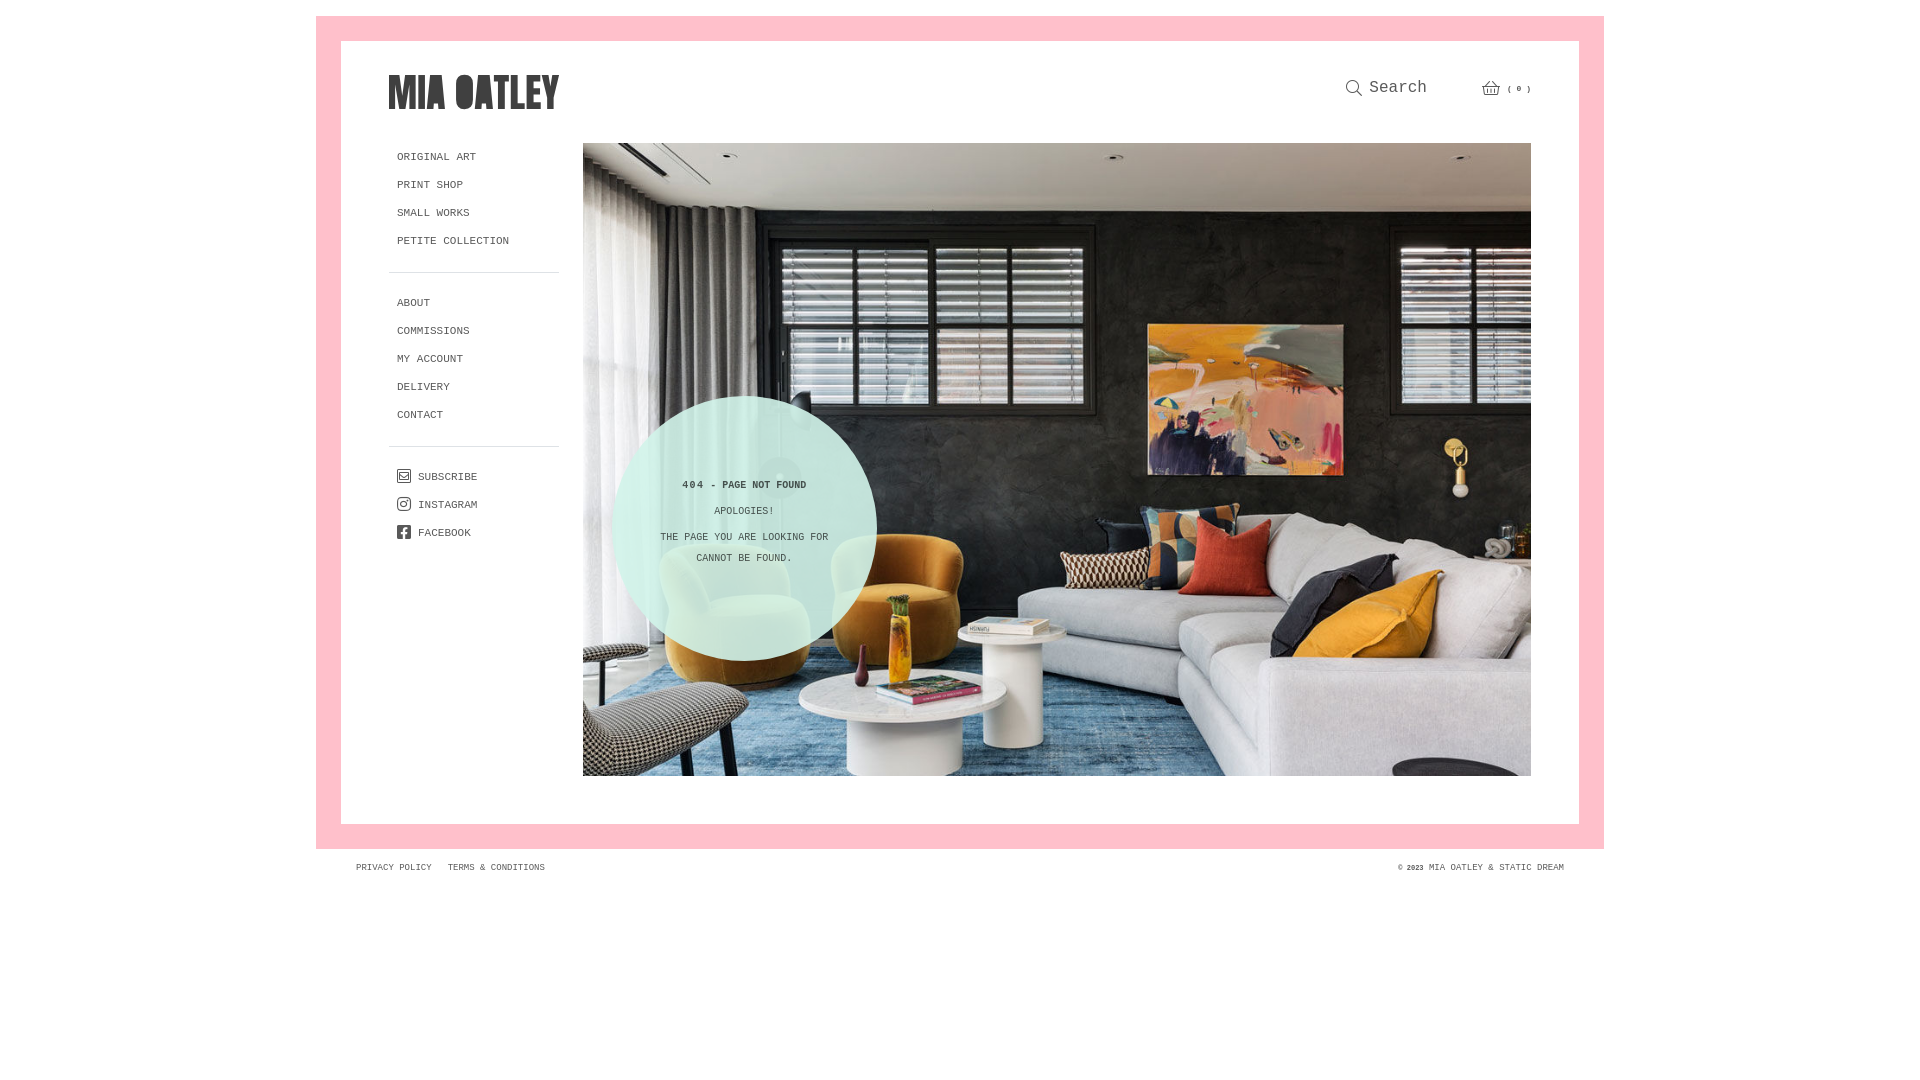  I want to click on 'Original Art', so click(435, 156).